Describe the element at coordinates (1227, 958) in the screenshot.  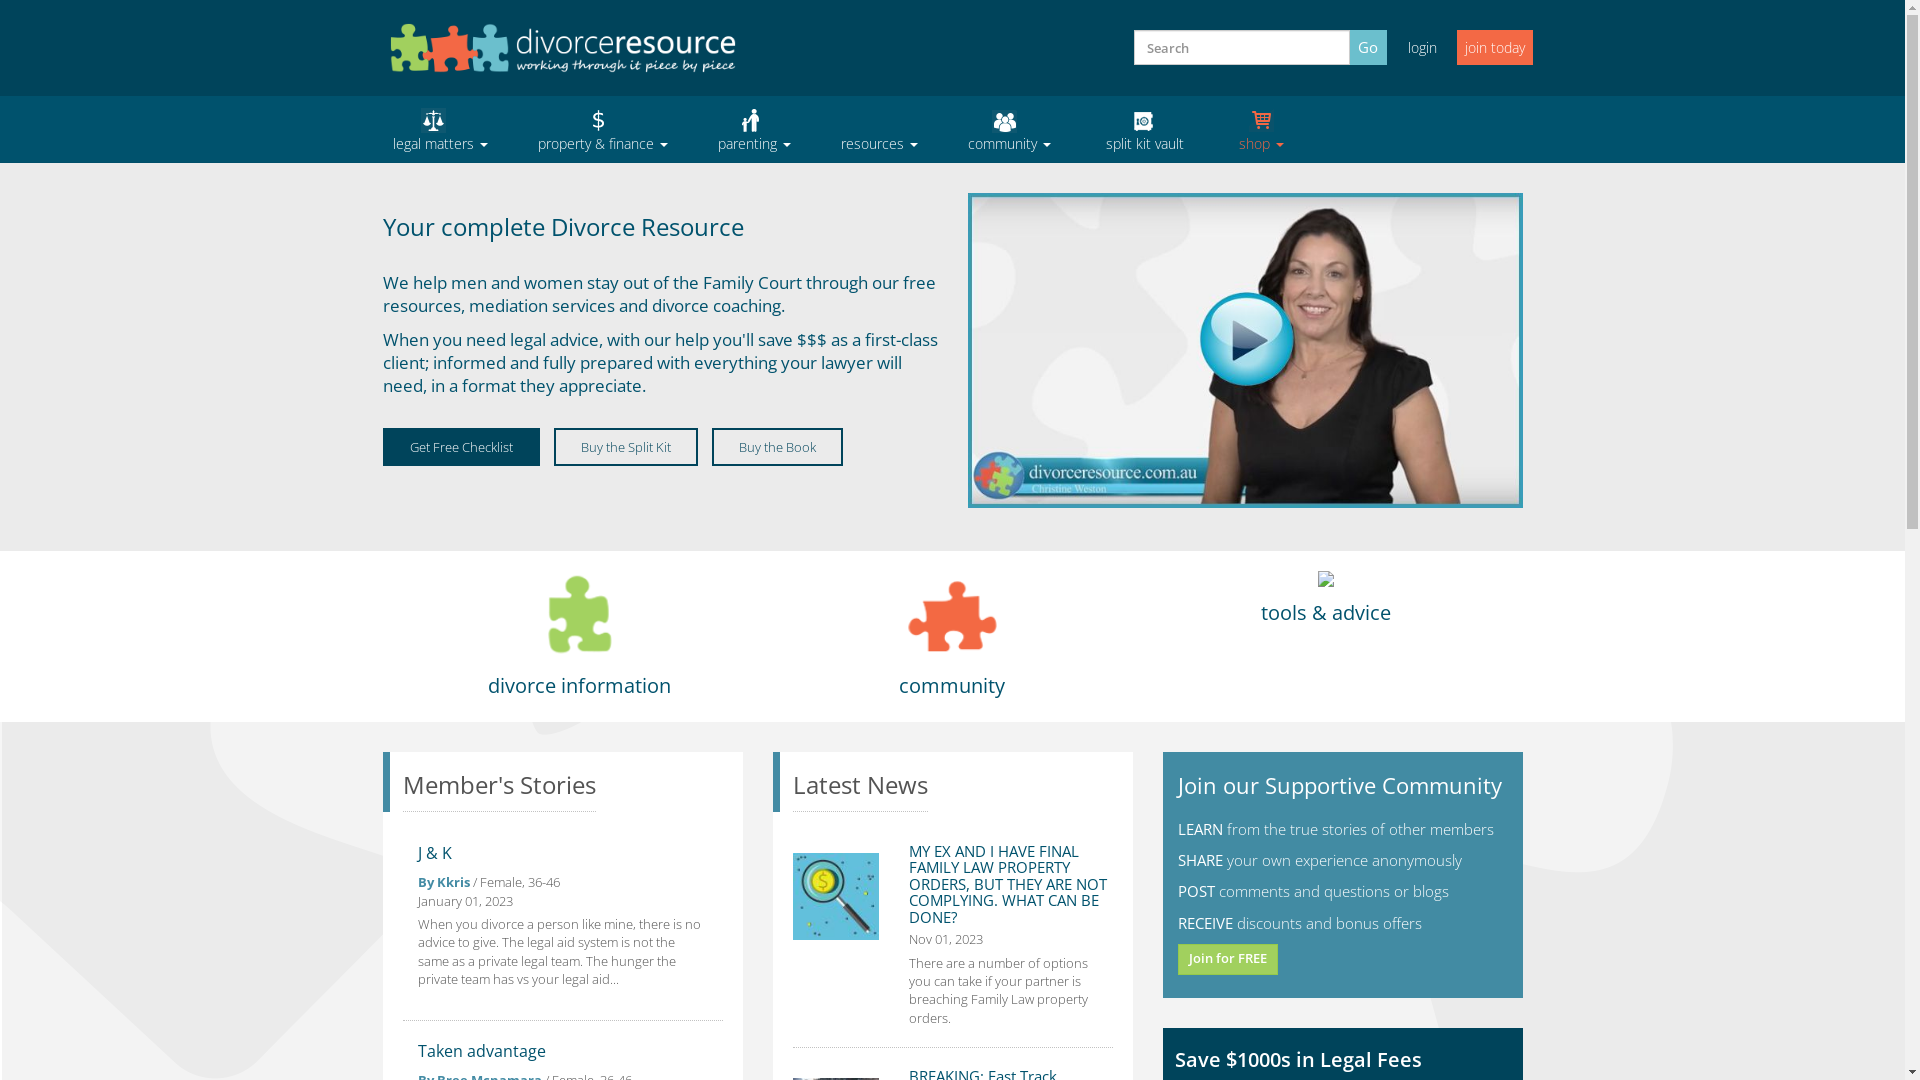
I see `'Join for FREE'` at that location.